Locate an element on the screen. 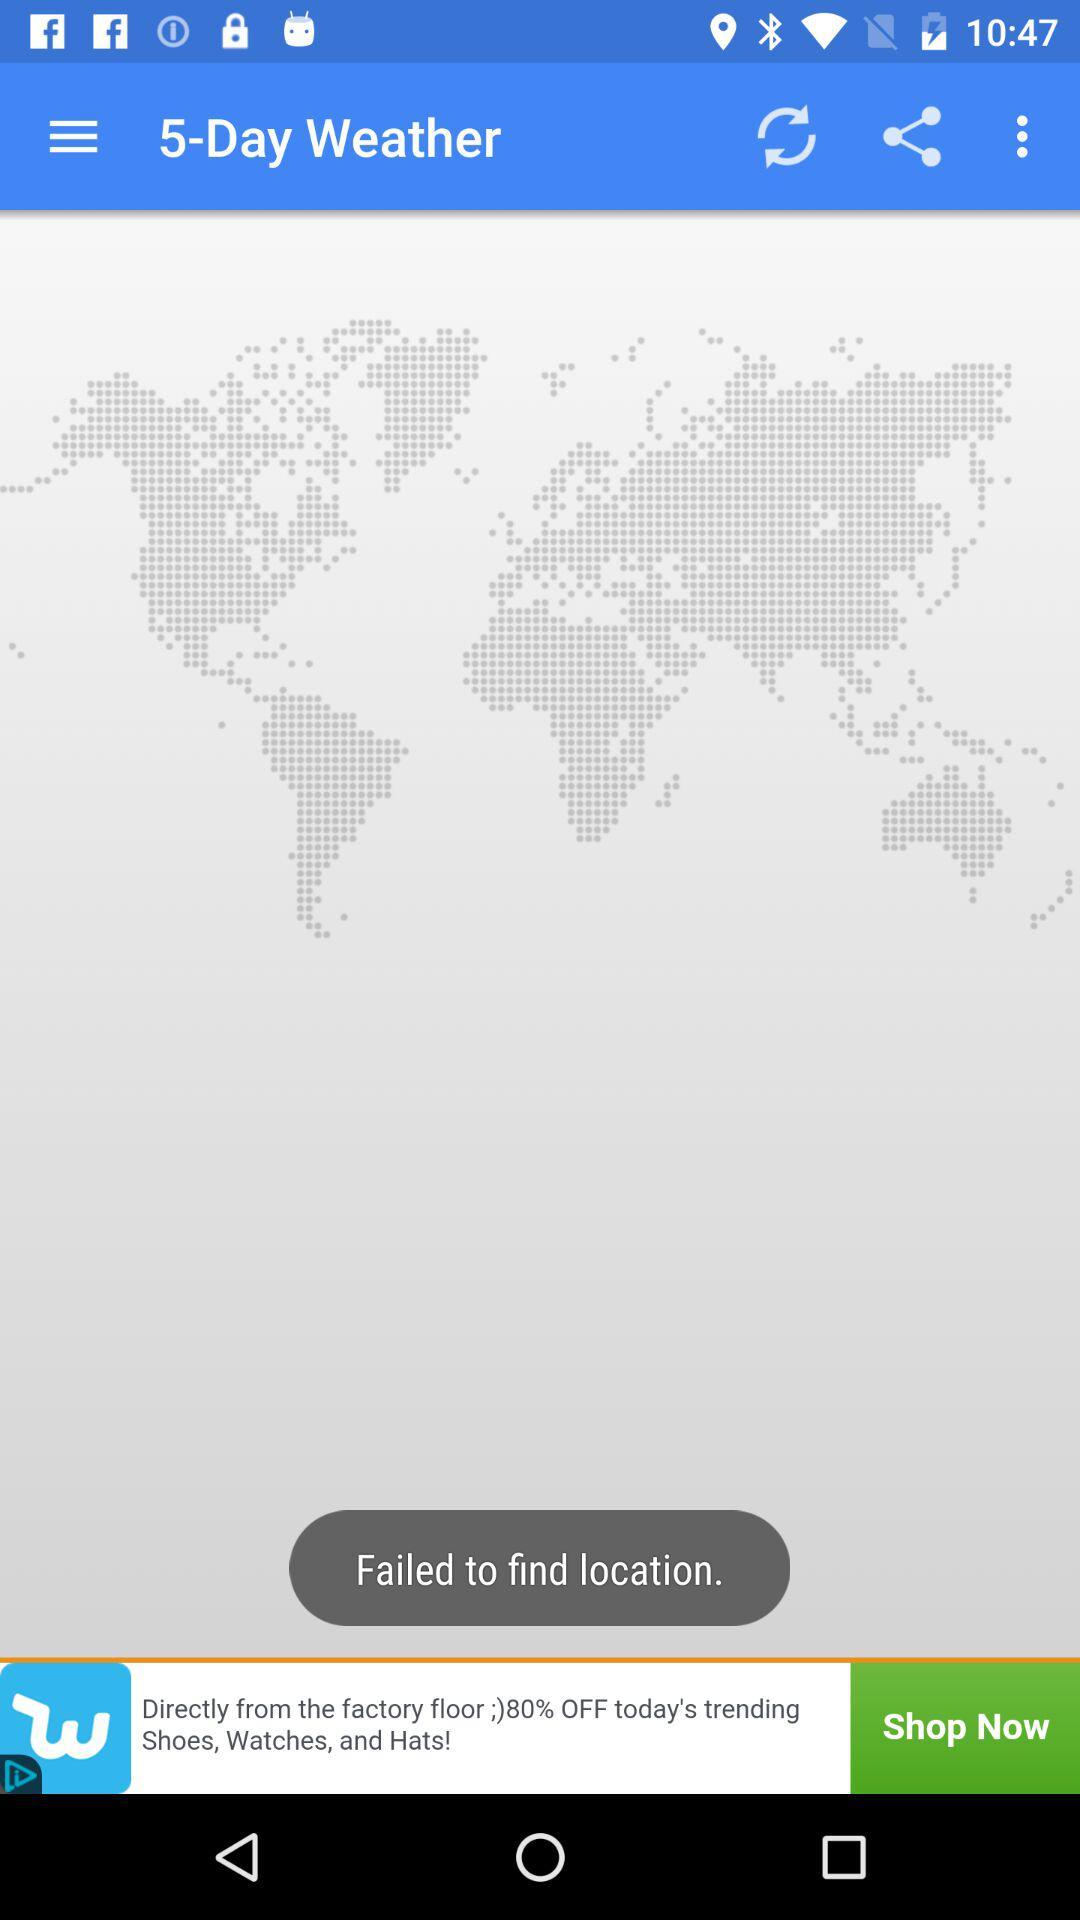 The height and width of the screenshot is (1920, 1080). app to the left of 5-day weather item is located at coordinates (72, 135).